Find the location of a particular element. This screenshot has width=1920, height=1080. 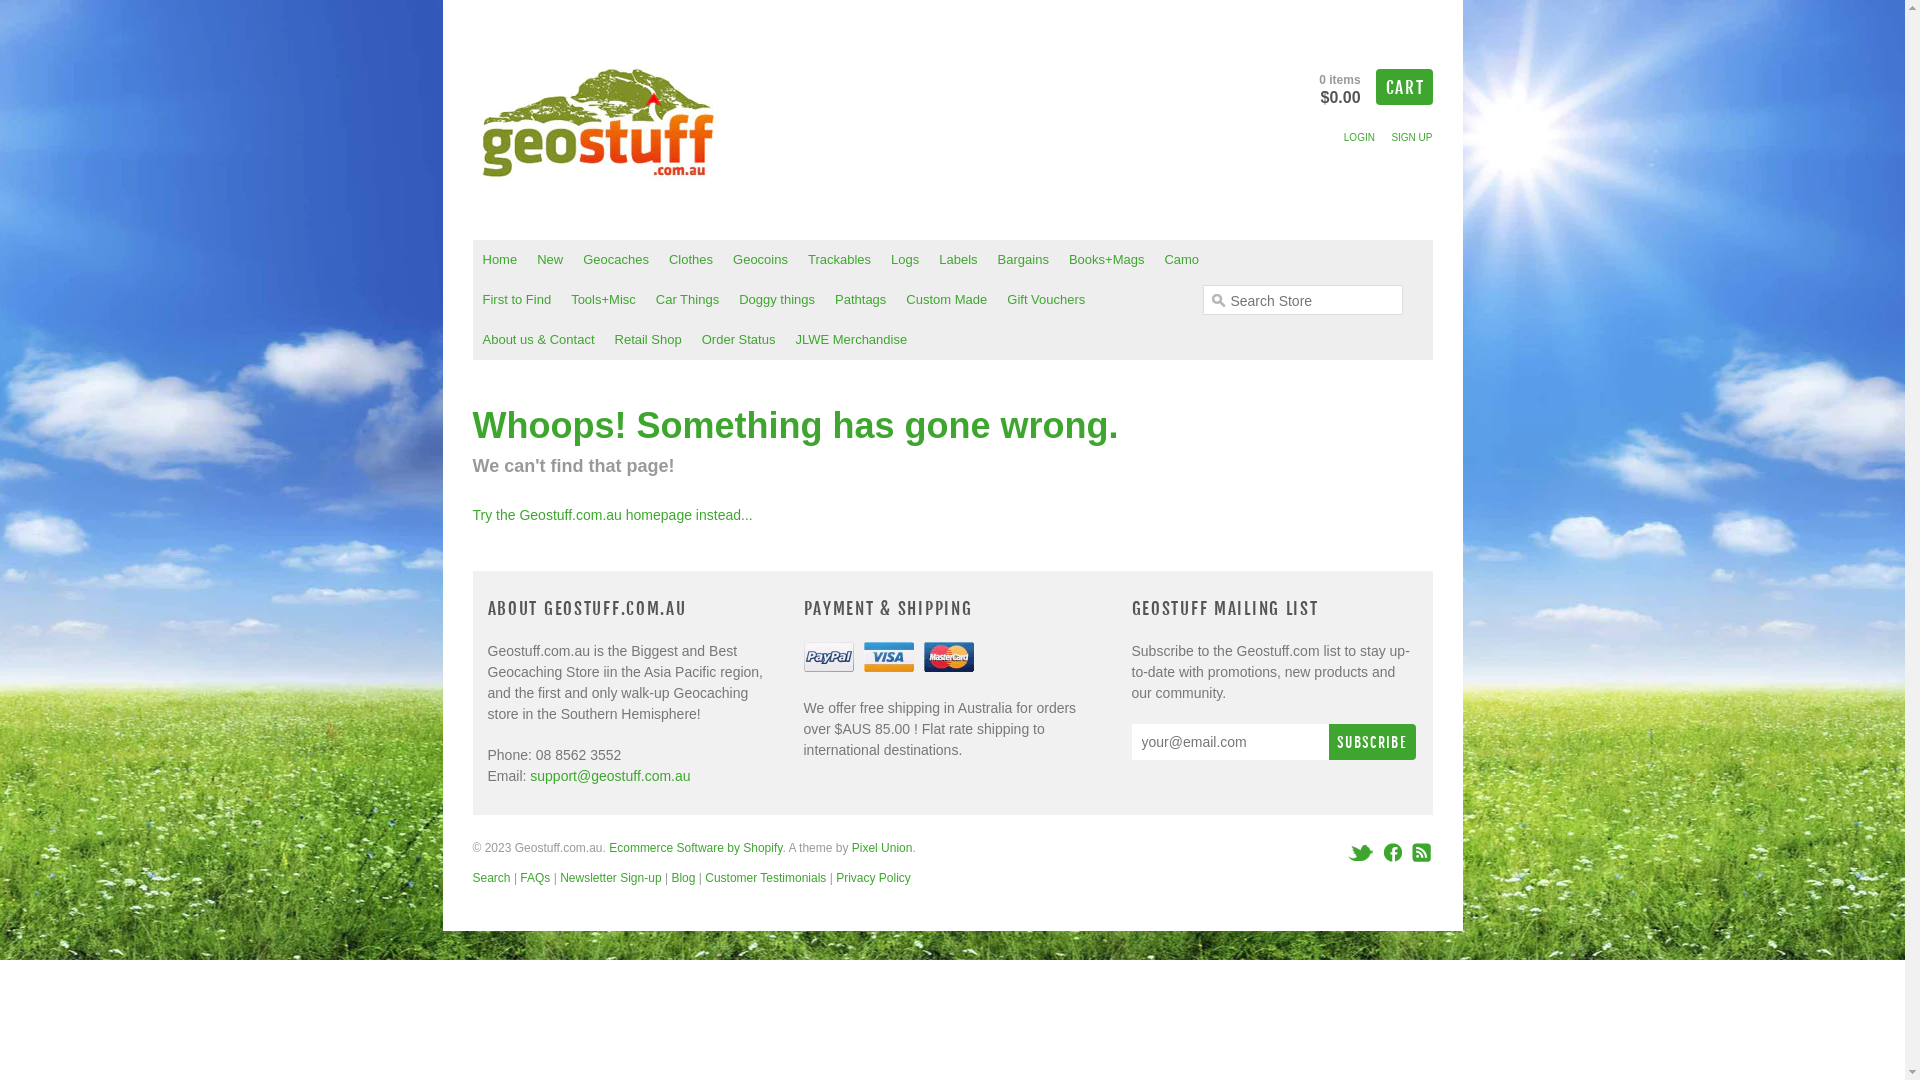

'Logs' is located at coordinates (904, 258).